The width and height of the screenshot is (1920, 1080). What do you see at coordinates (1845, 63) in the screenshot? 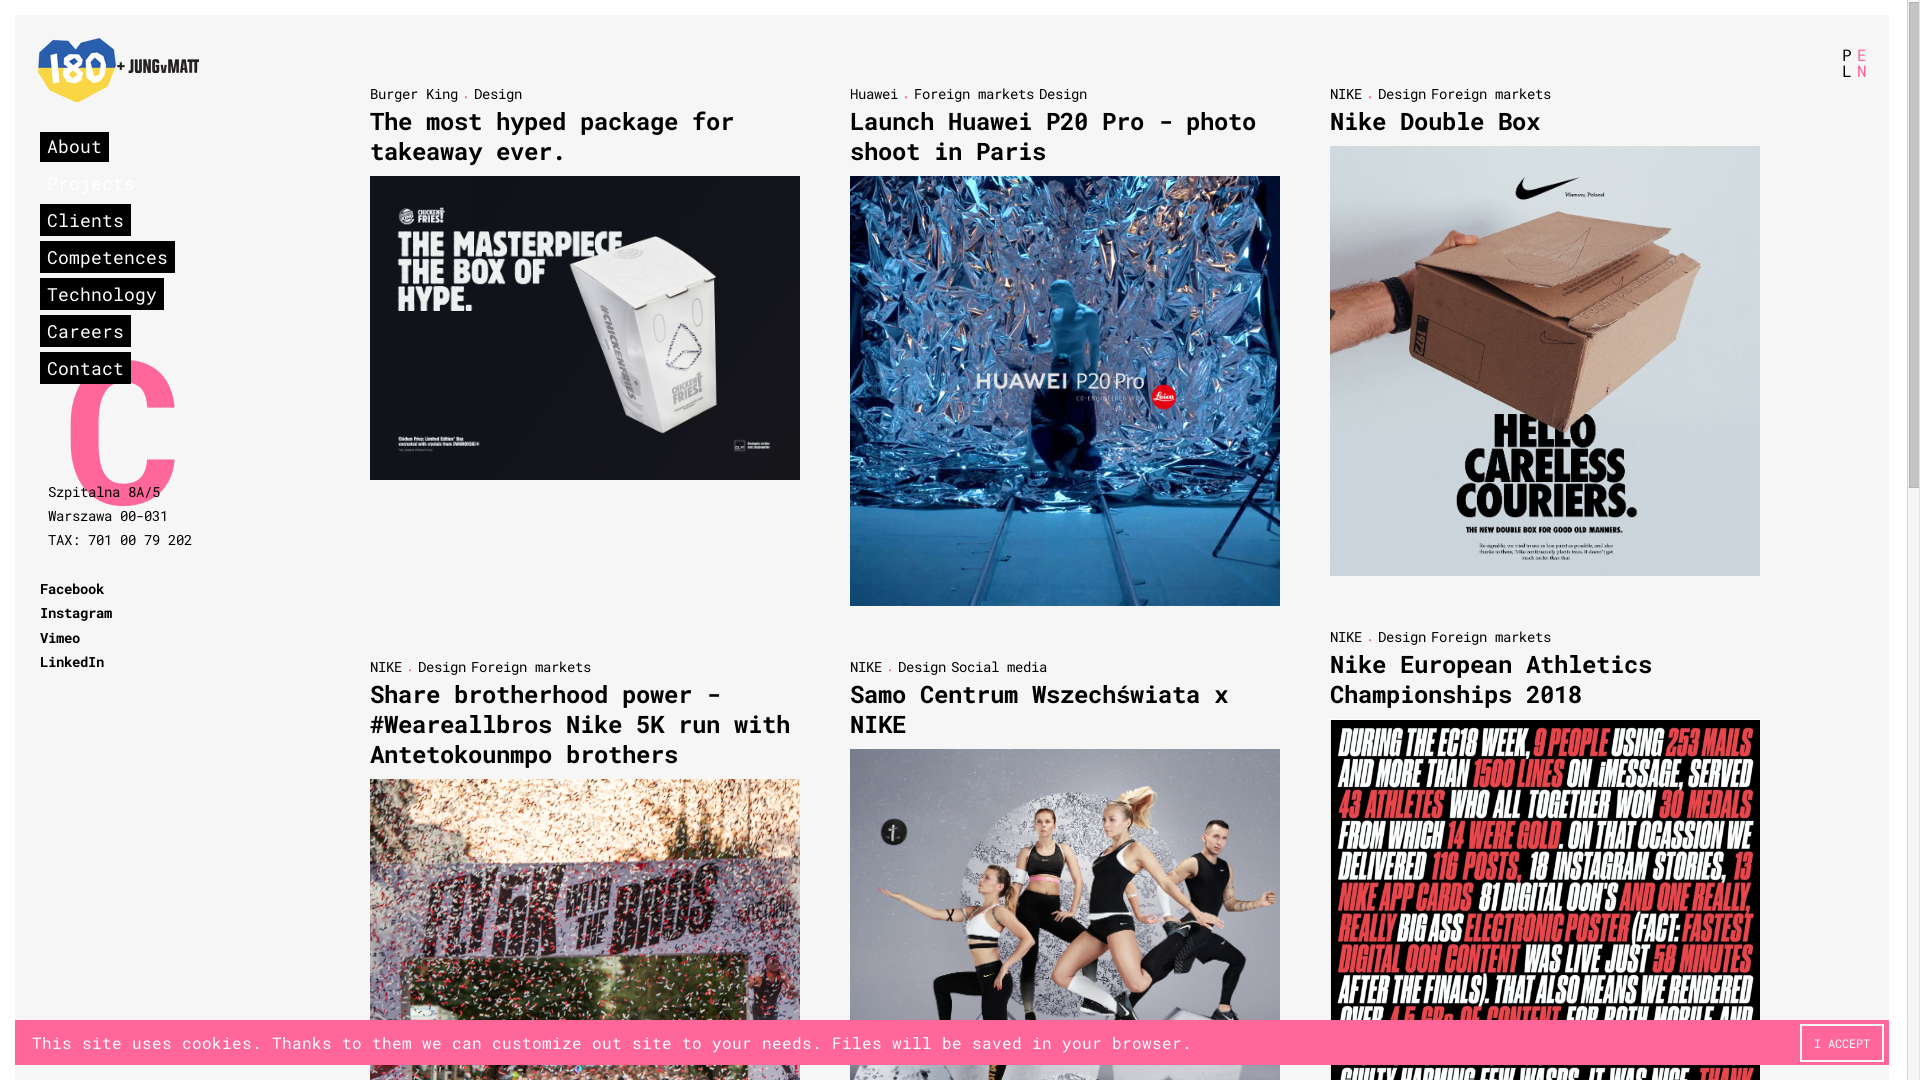
I see `'P` at bounding box center [1845, 63].